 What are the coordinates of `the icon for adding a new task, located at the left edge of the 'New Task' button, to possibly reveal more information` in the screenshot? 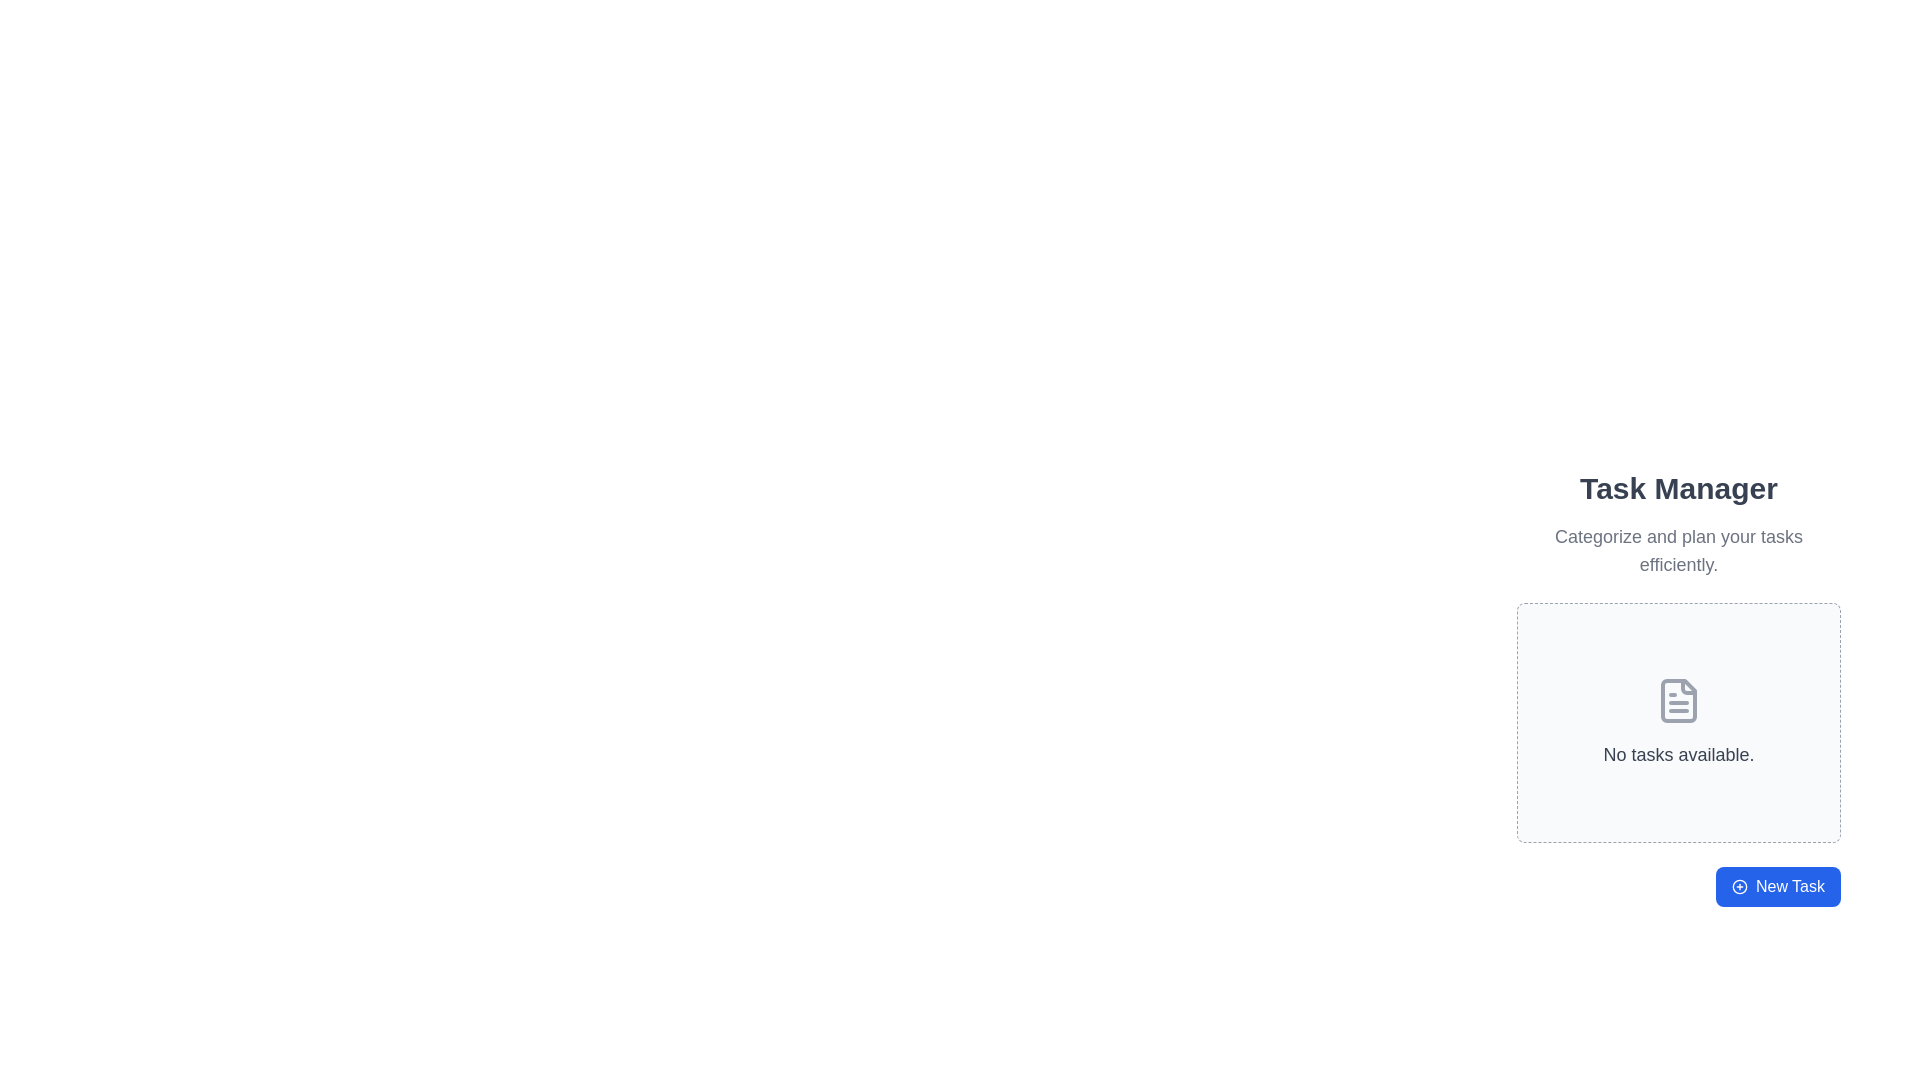 It's located at (1738, 886).